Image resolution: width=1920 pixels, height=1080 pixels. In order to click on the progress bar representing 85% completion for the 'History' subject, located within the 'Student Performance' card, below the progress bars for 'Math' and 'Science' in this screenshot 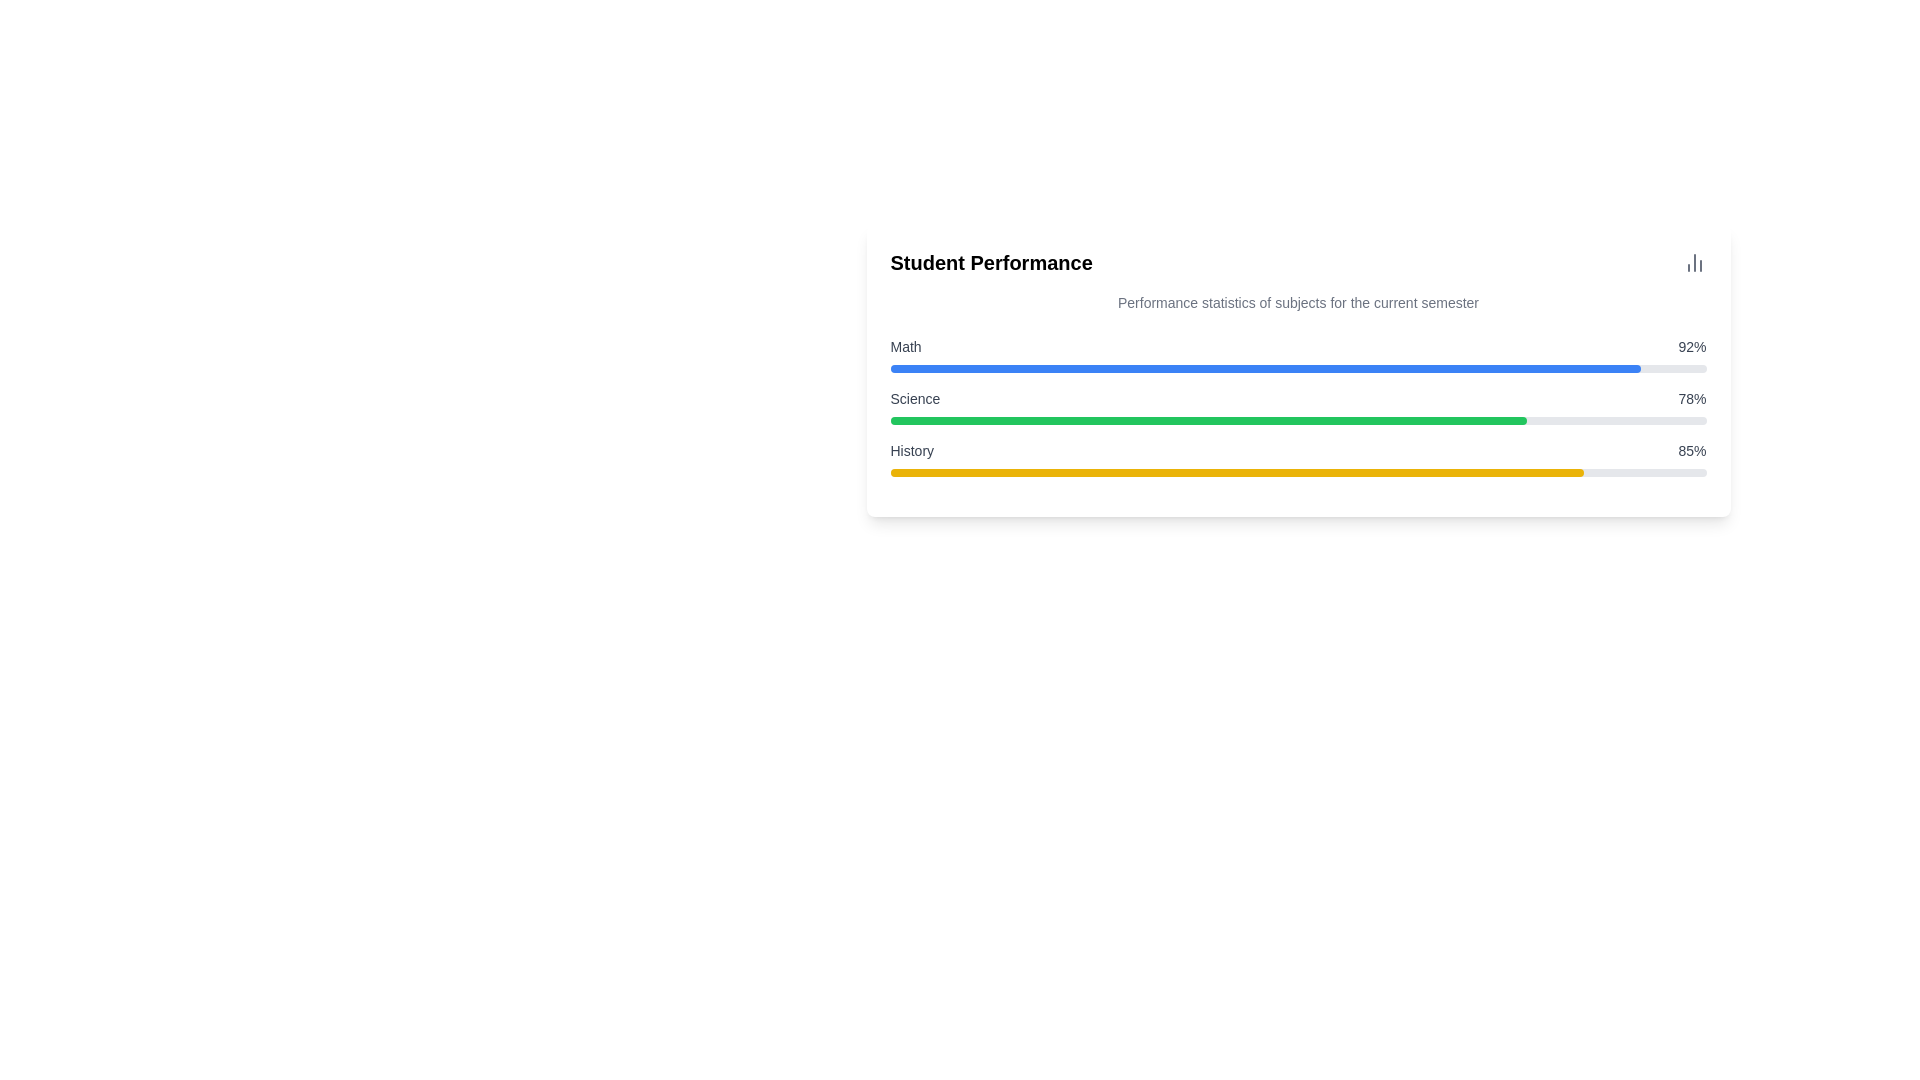, I will do `click(1236, 473)`.